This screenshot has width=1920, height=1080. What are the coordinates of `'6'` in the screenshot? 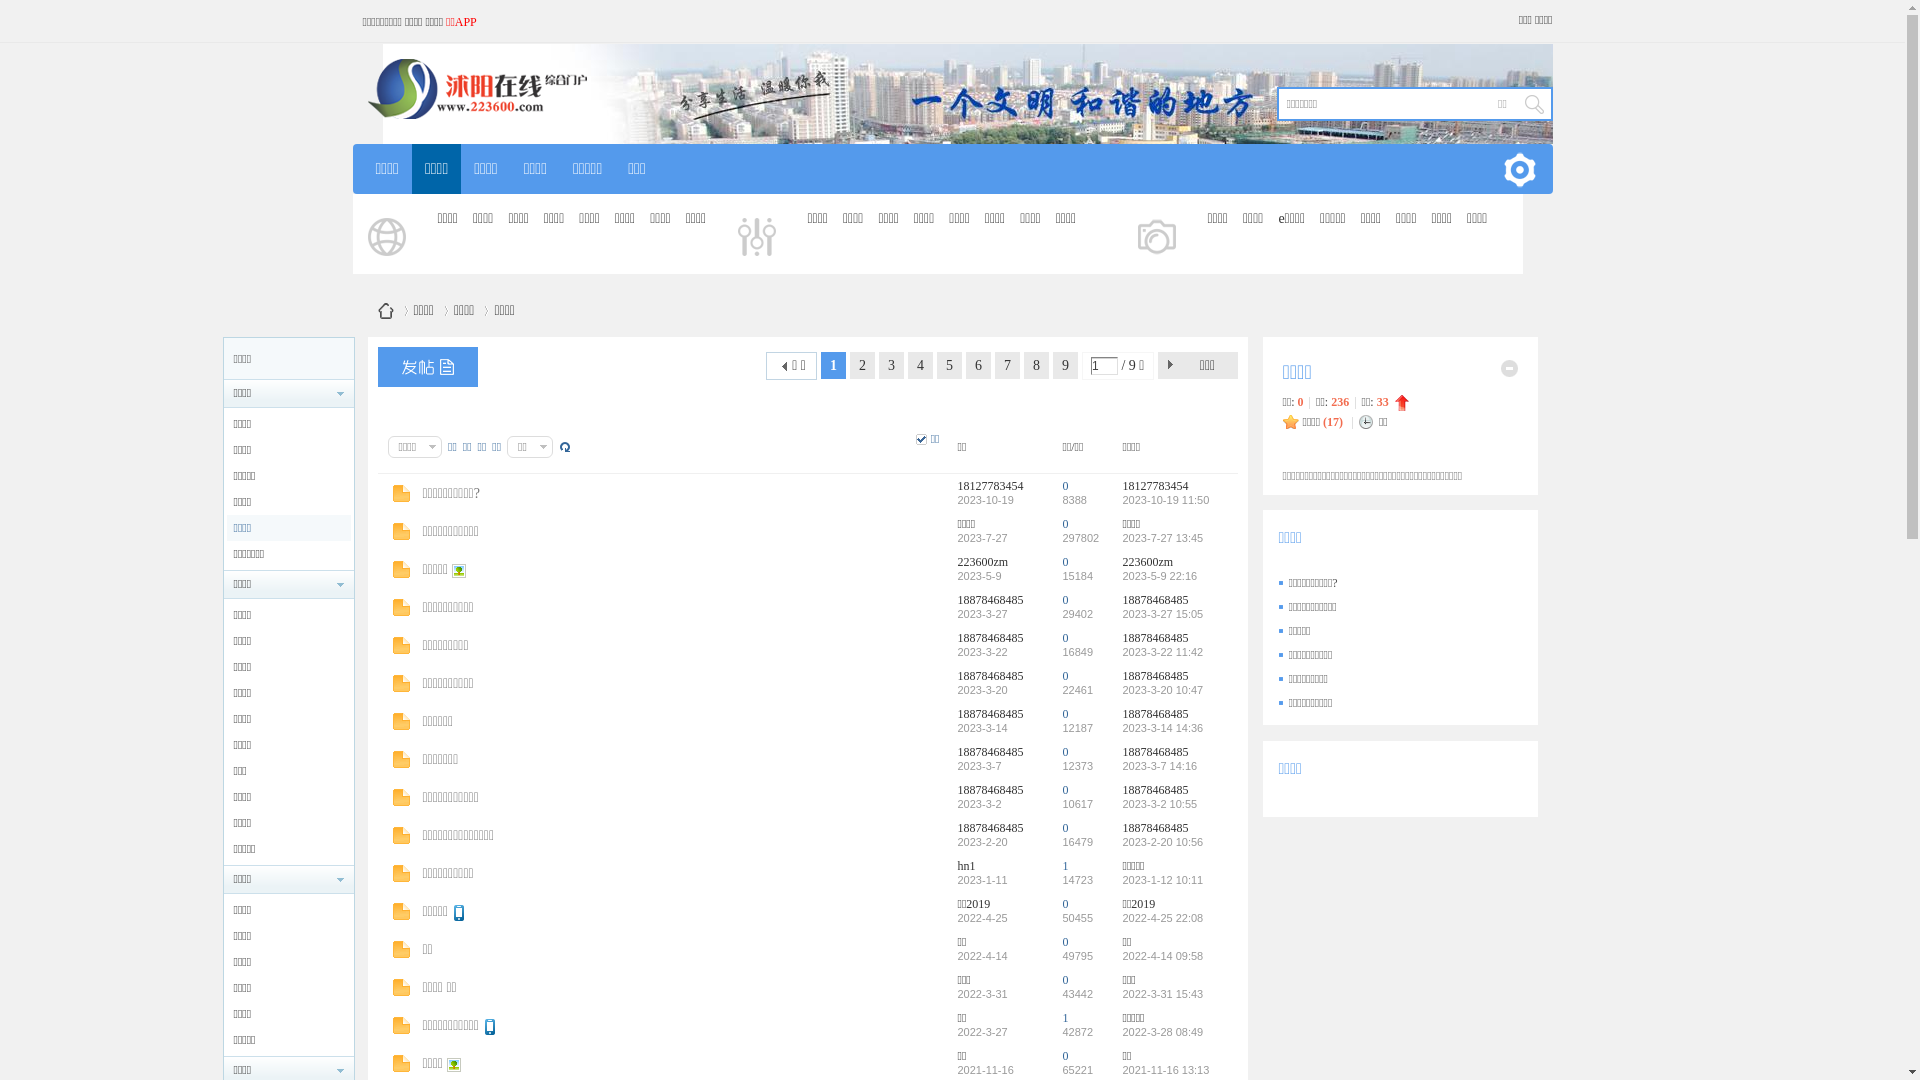 It's located at (978, 365).